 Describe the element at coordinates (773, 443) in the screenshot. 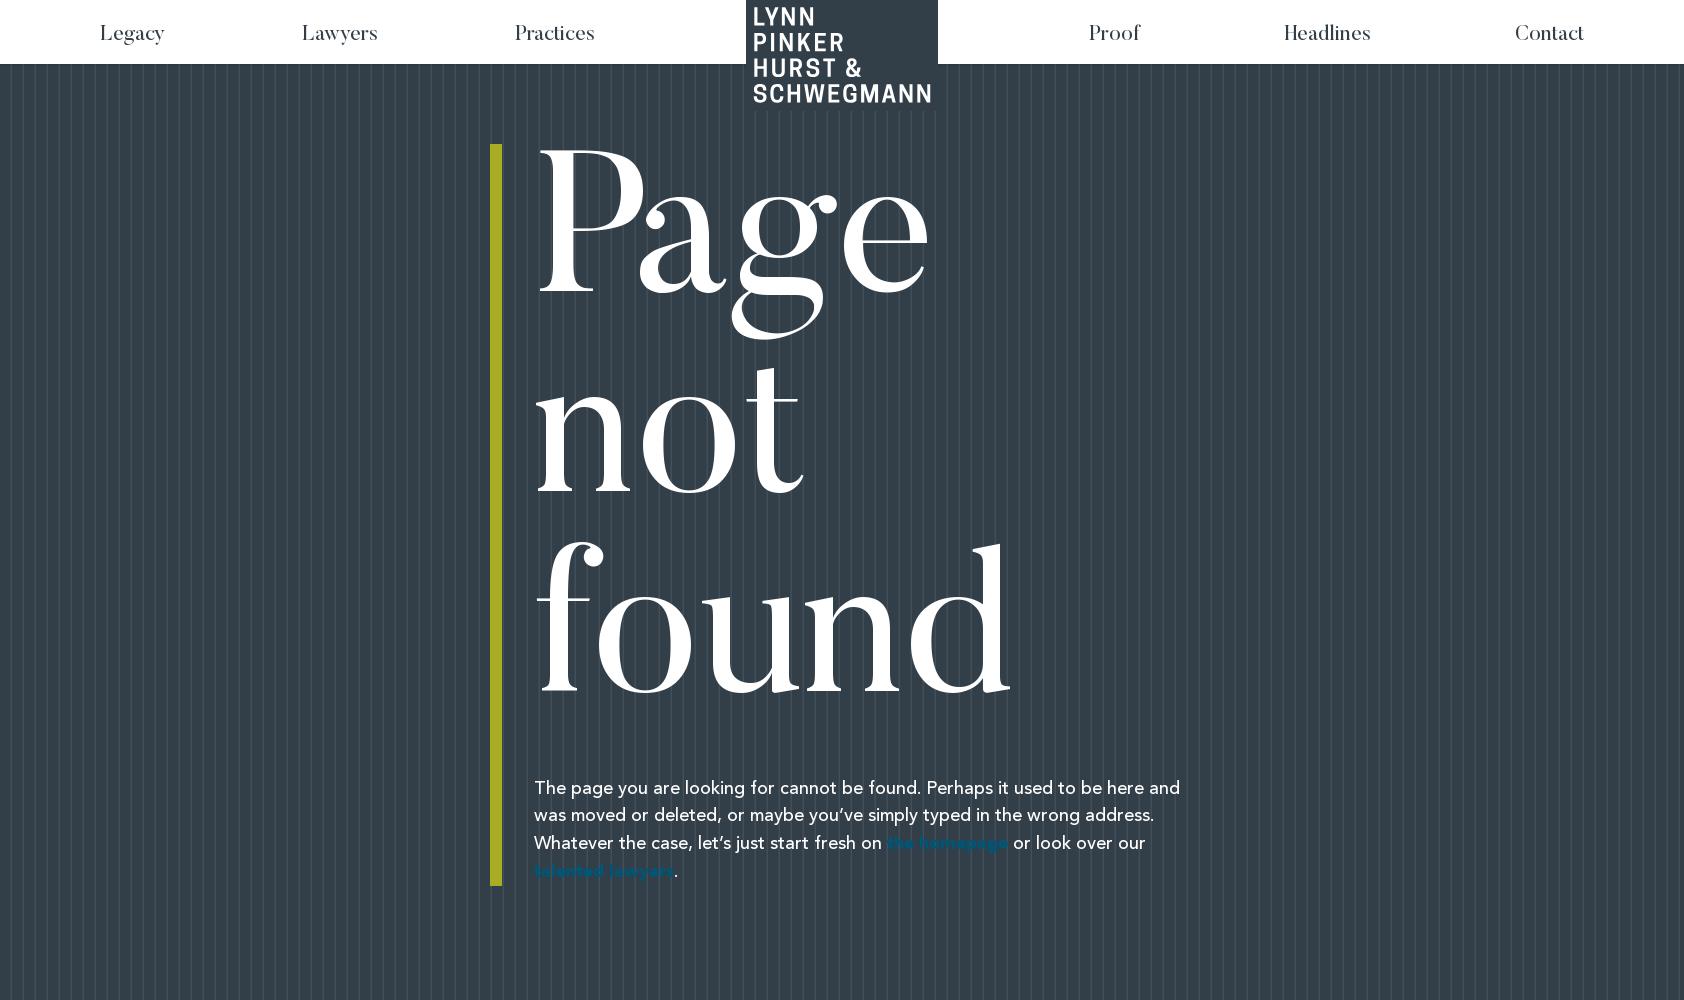

I see `'Page not found'` at that location.